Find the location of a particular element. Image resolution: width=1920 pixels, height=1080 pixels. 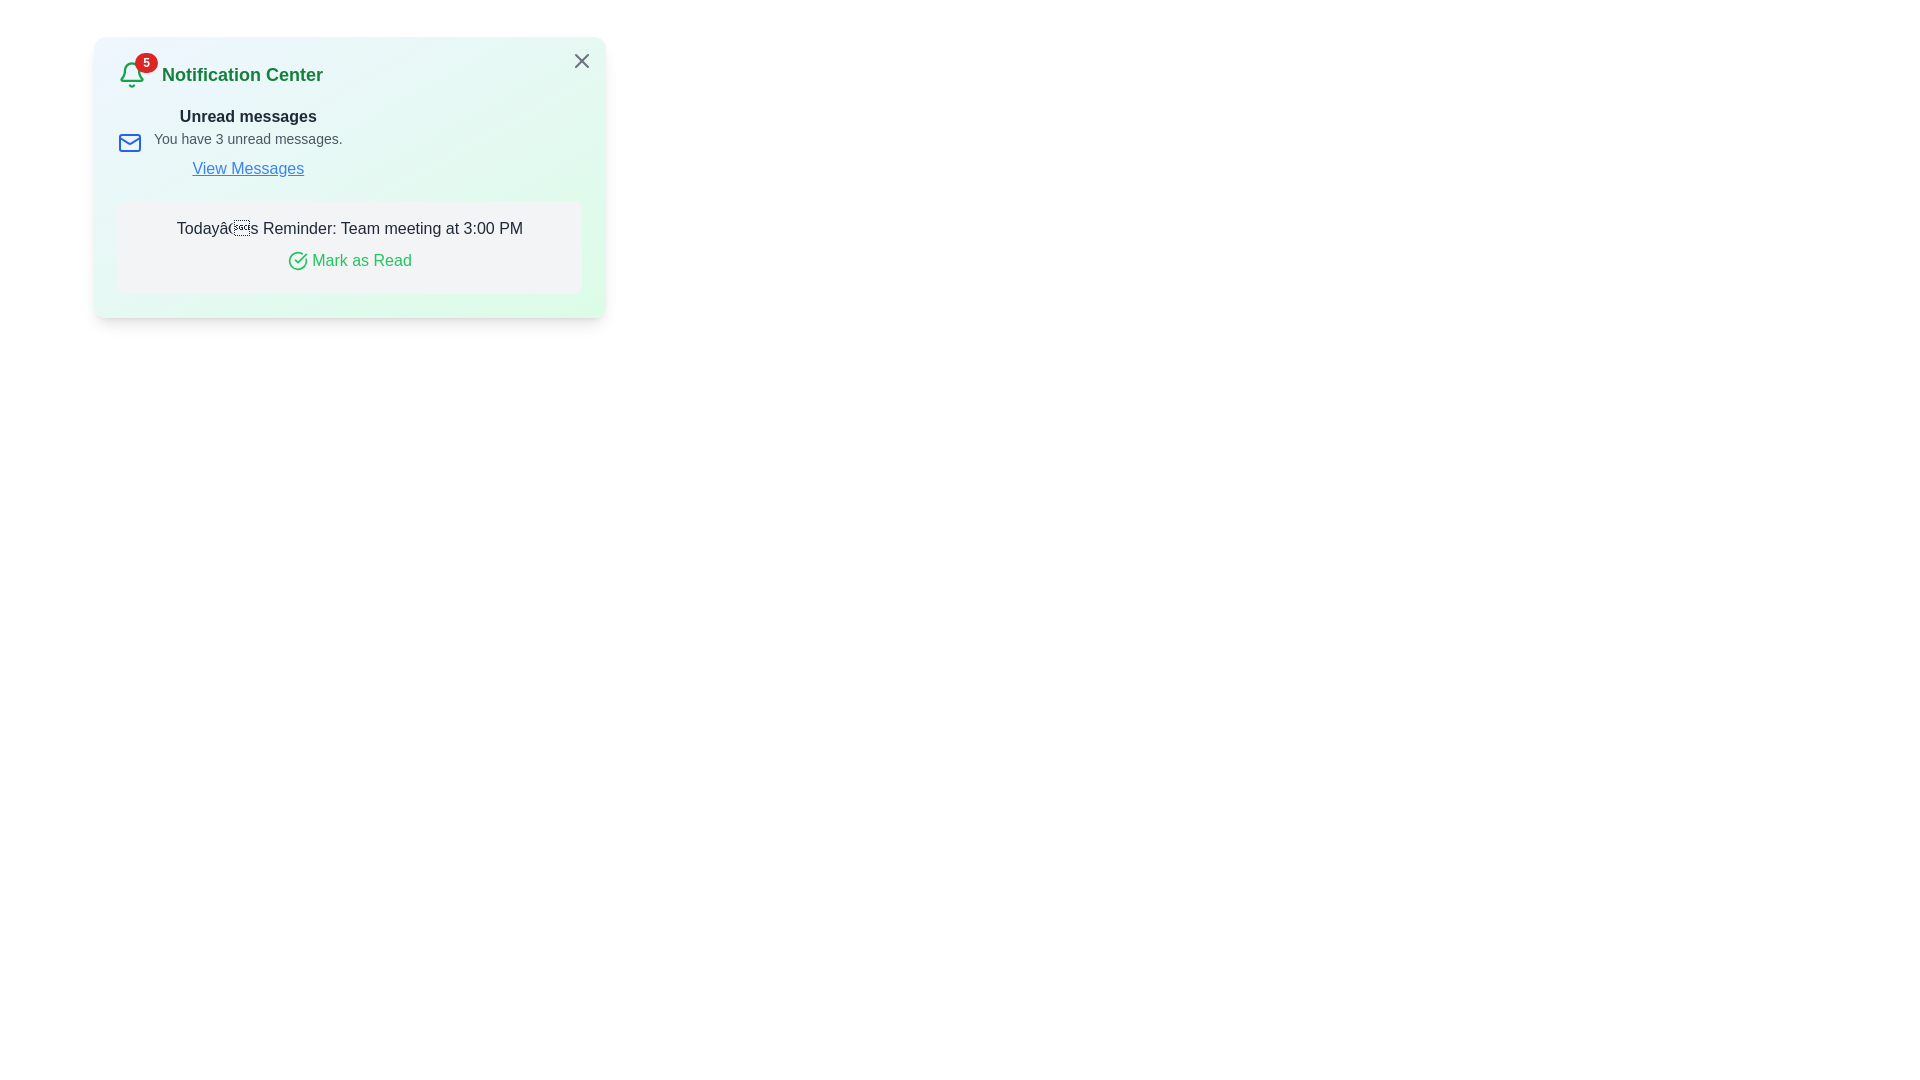

the Notification Badge located at the top-right corner of the bell icon, which is red in color and indicates unread notifications is located at coordinates (145, 61).